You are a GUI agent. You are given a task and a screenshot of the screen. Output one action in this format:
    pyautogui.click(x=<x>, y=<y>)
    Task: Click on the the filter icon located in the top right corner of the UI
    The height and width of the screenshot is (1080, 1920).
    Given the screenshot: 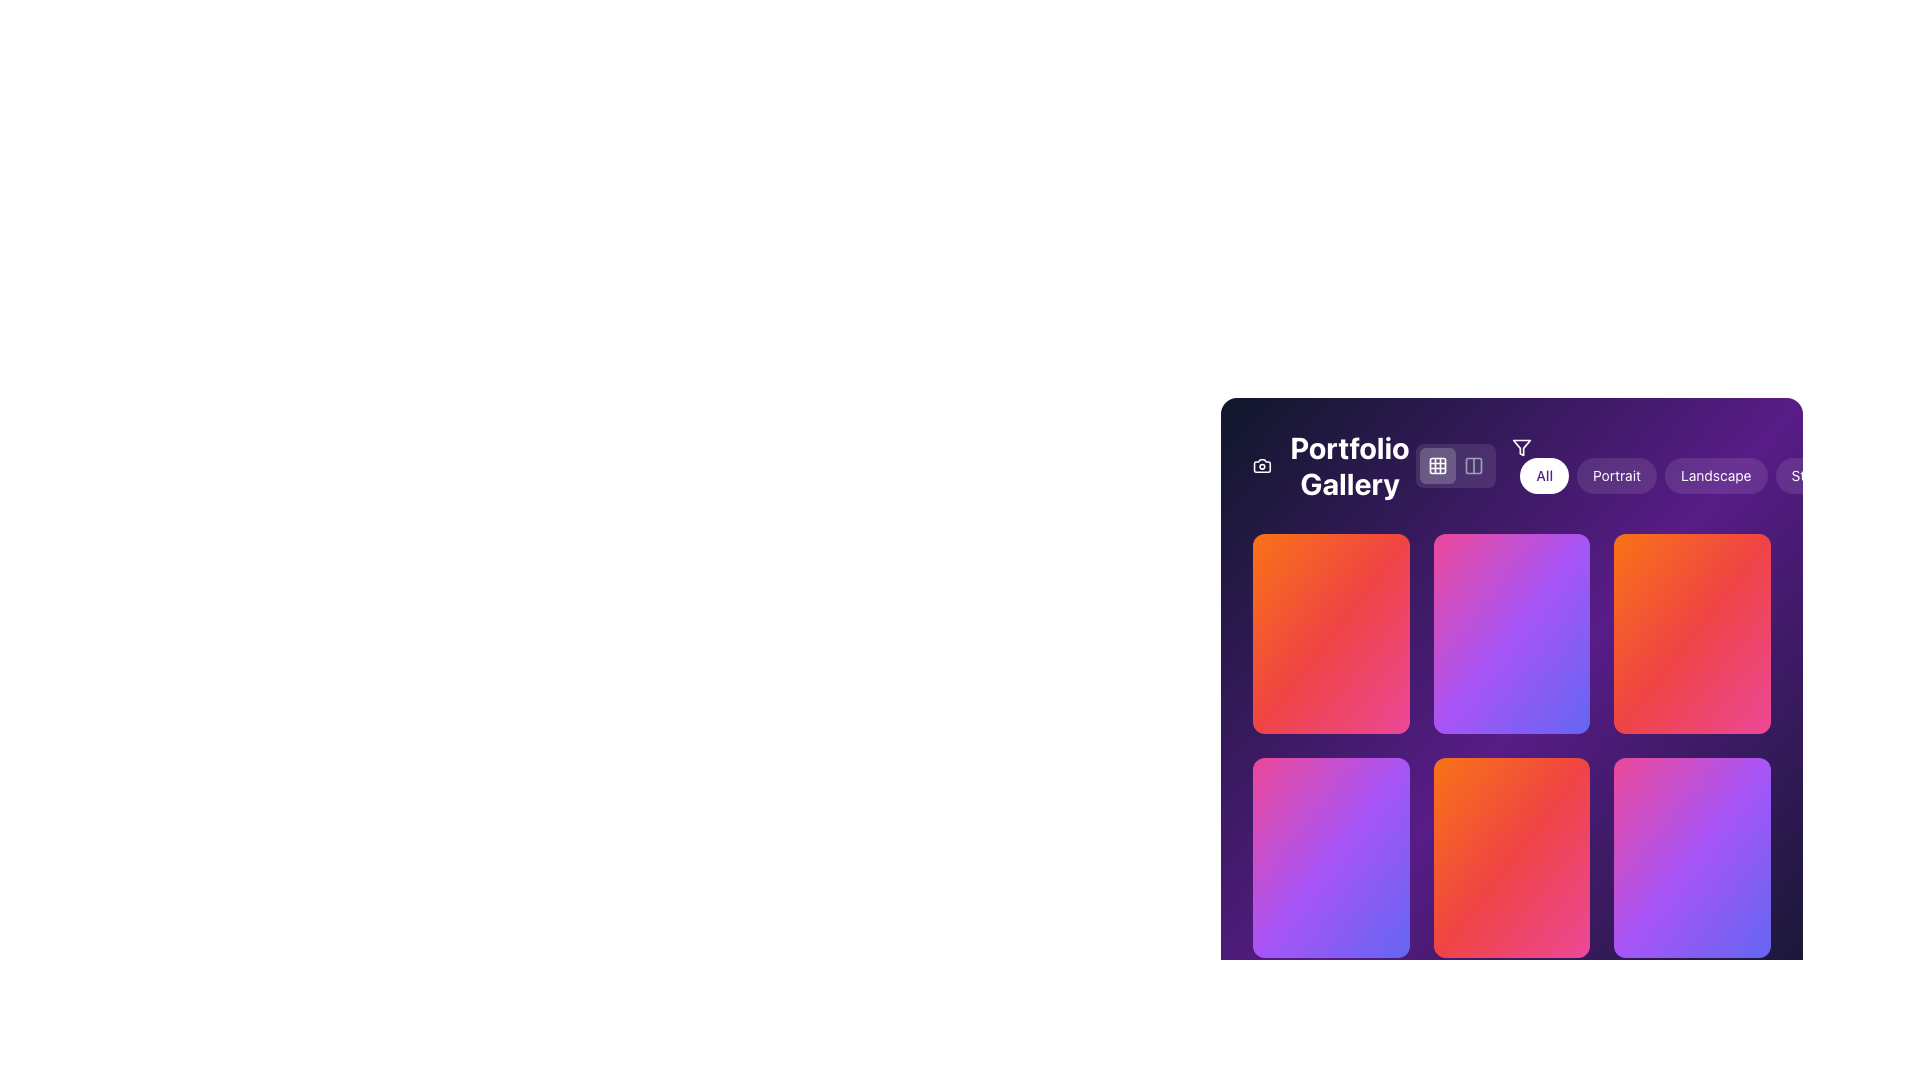 What is the action you would take?
    pyautogui.click(x=1521, y=446)
    